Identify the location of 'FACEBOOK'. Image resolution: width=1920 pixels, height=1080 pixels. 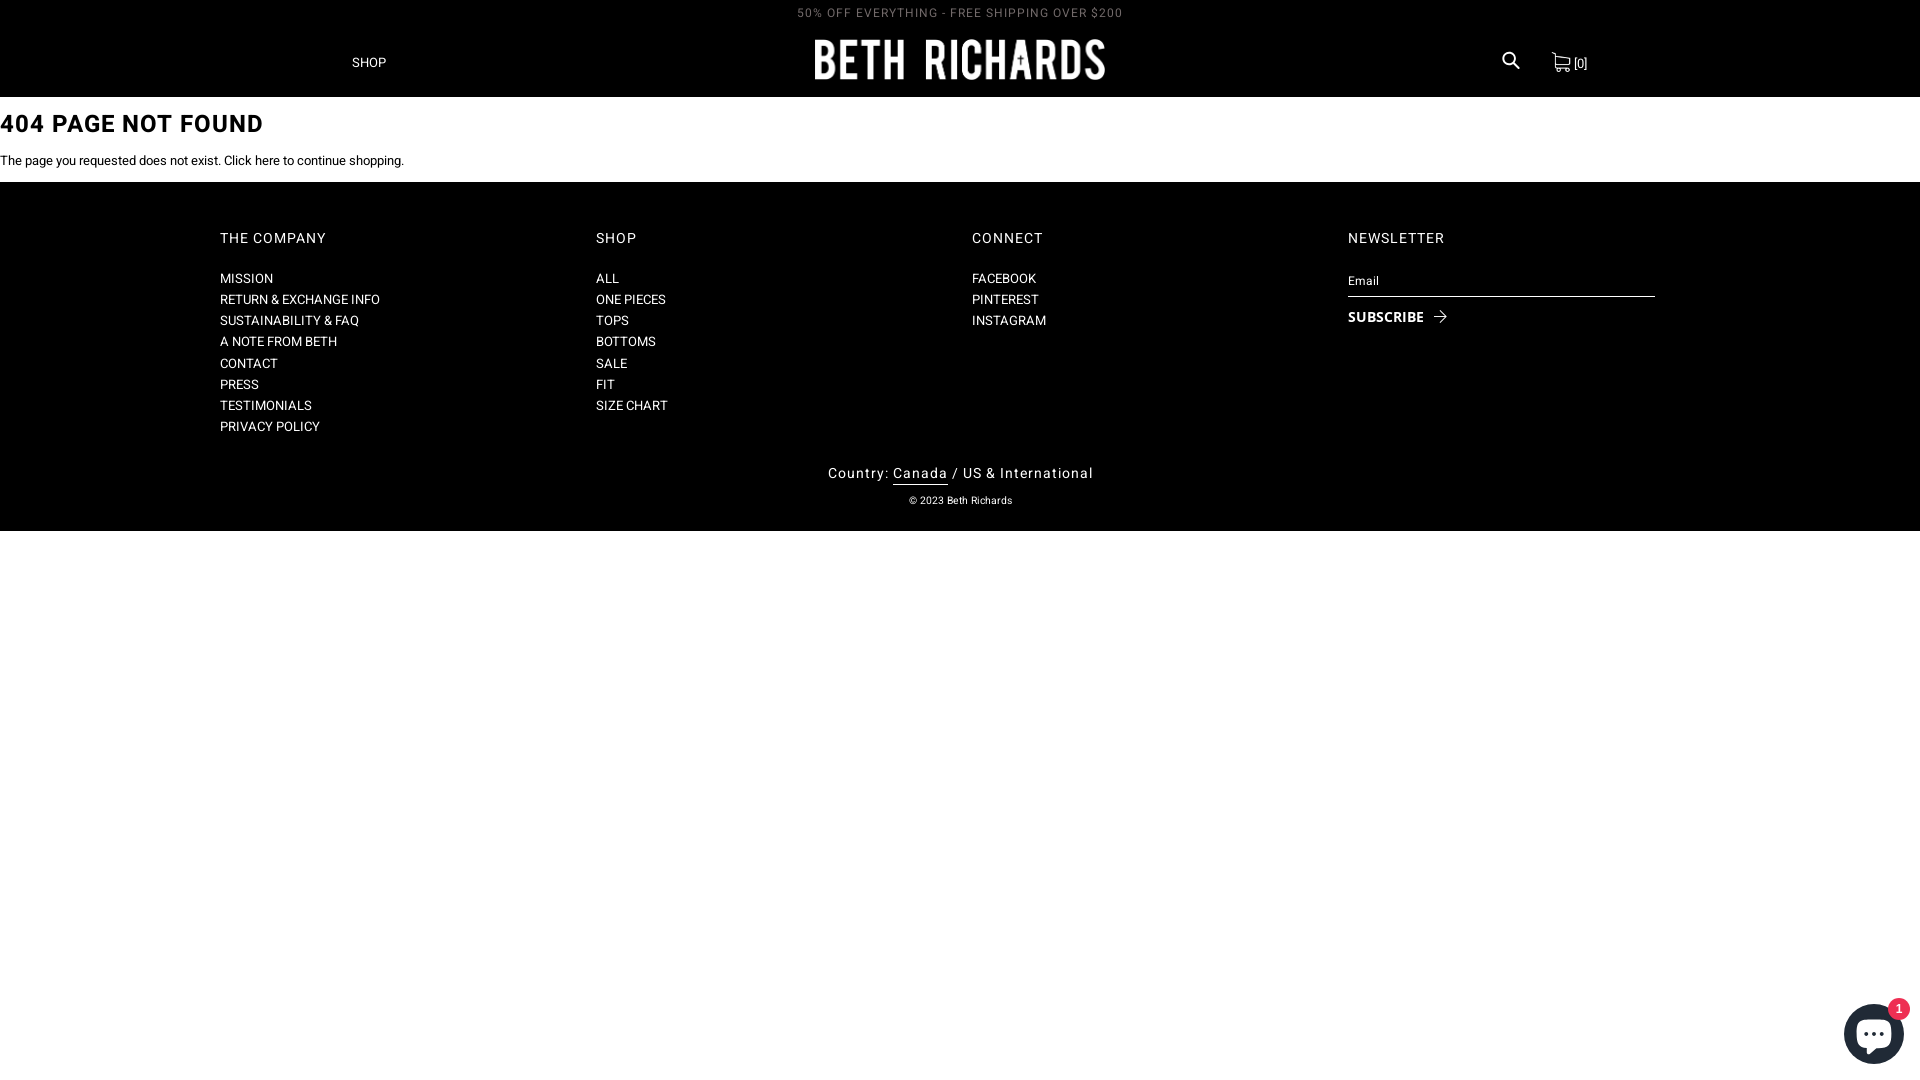
(1003, 278).